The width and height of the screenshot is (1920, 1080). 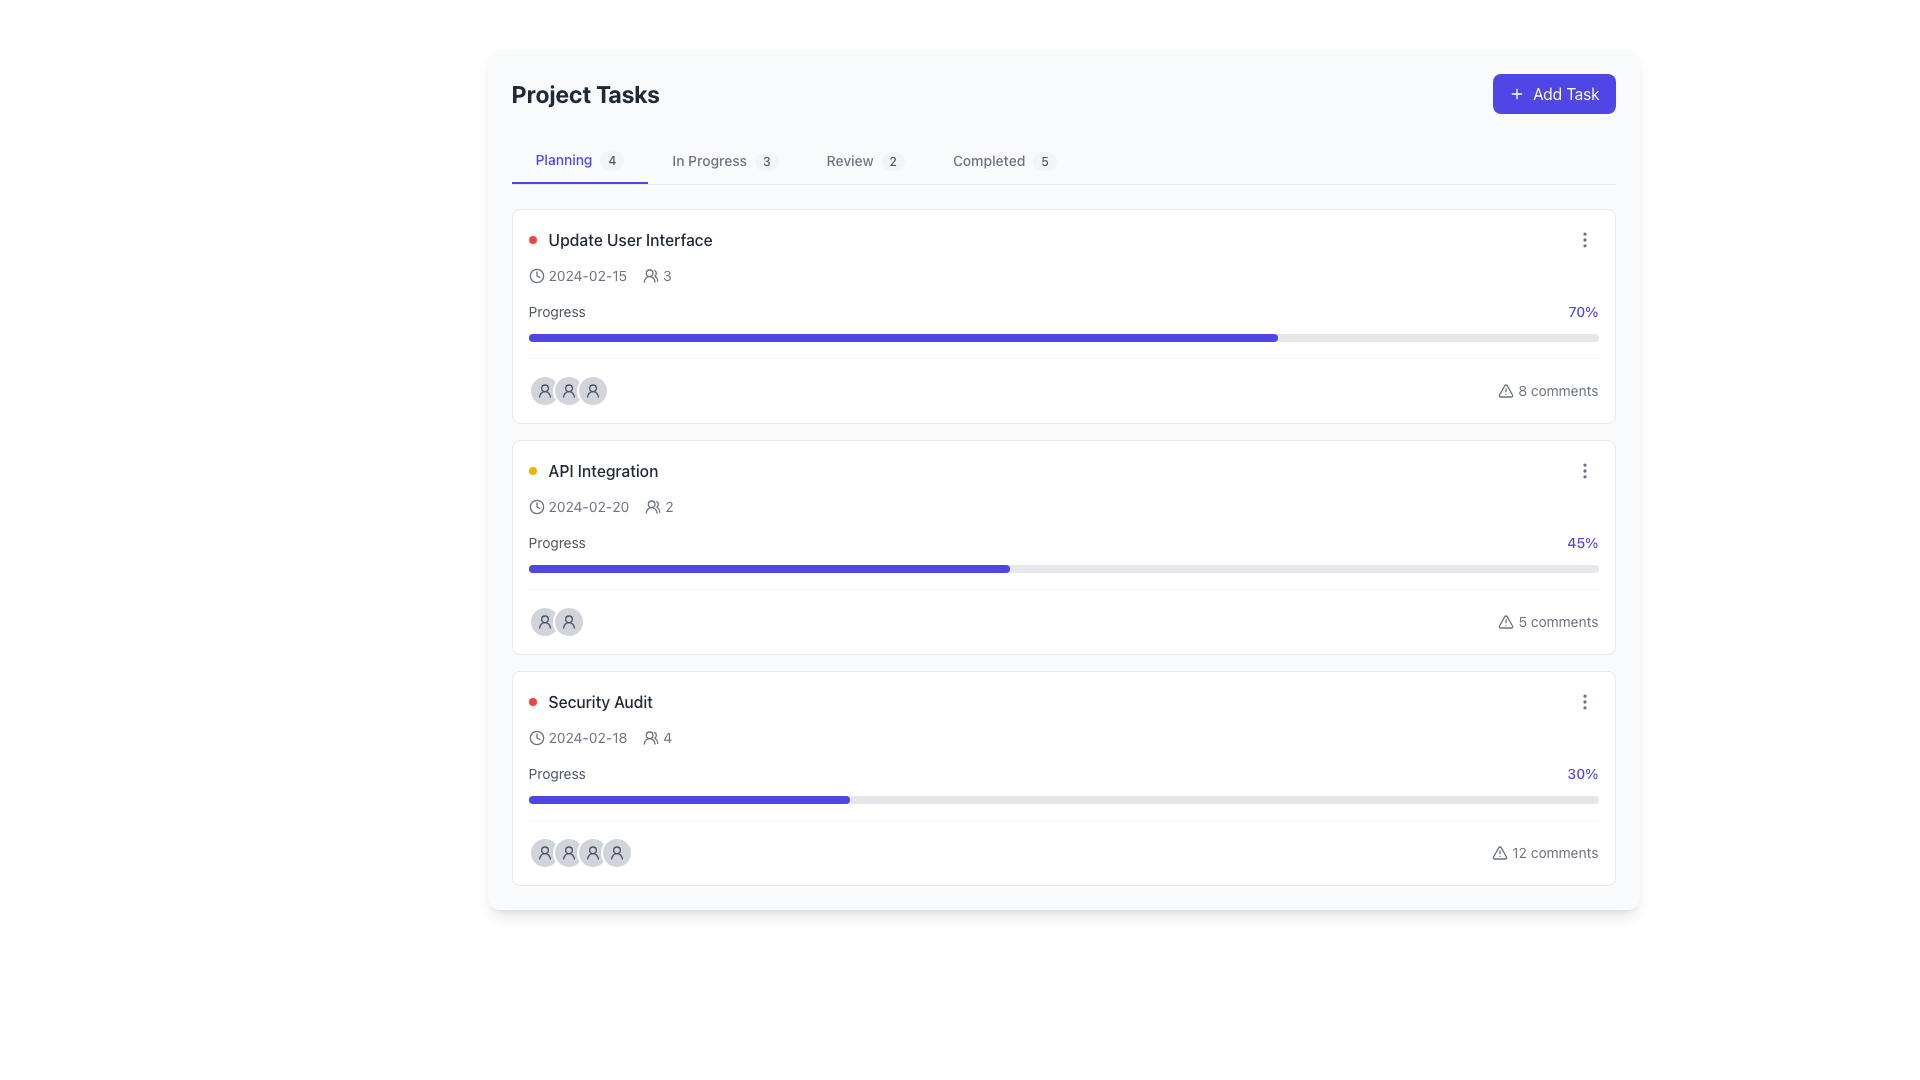 I want to click on the small circular clock icon with a black outline located next to the date '2024-02-15' in the 'Planning' section, so click(x=536, y=276).